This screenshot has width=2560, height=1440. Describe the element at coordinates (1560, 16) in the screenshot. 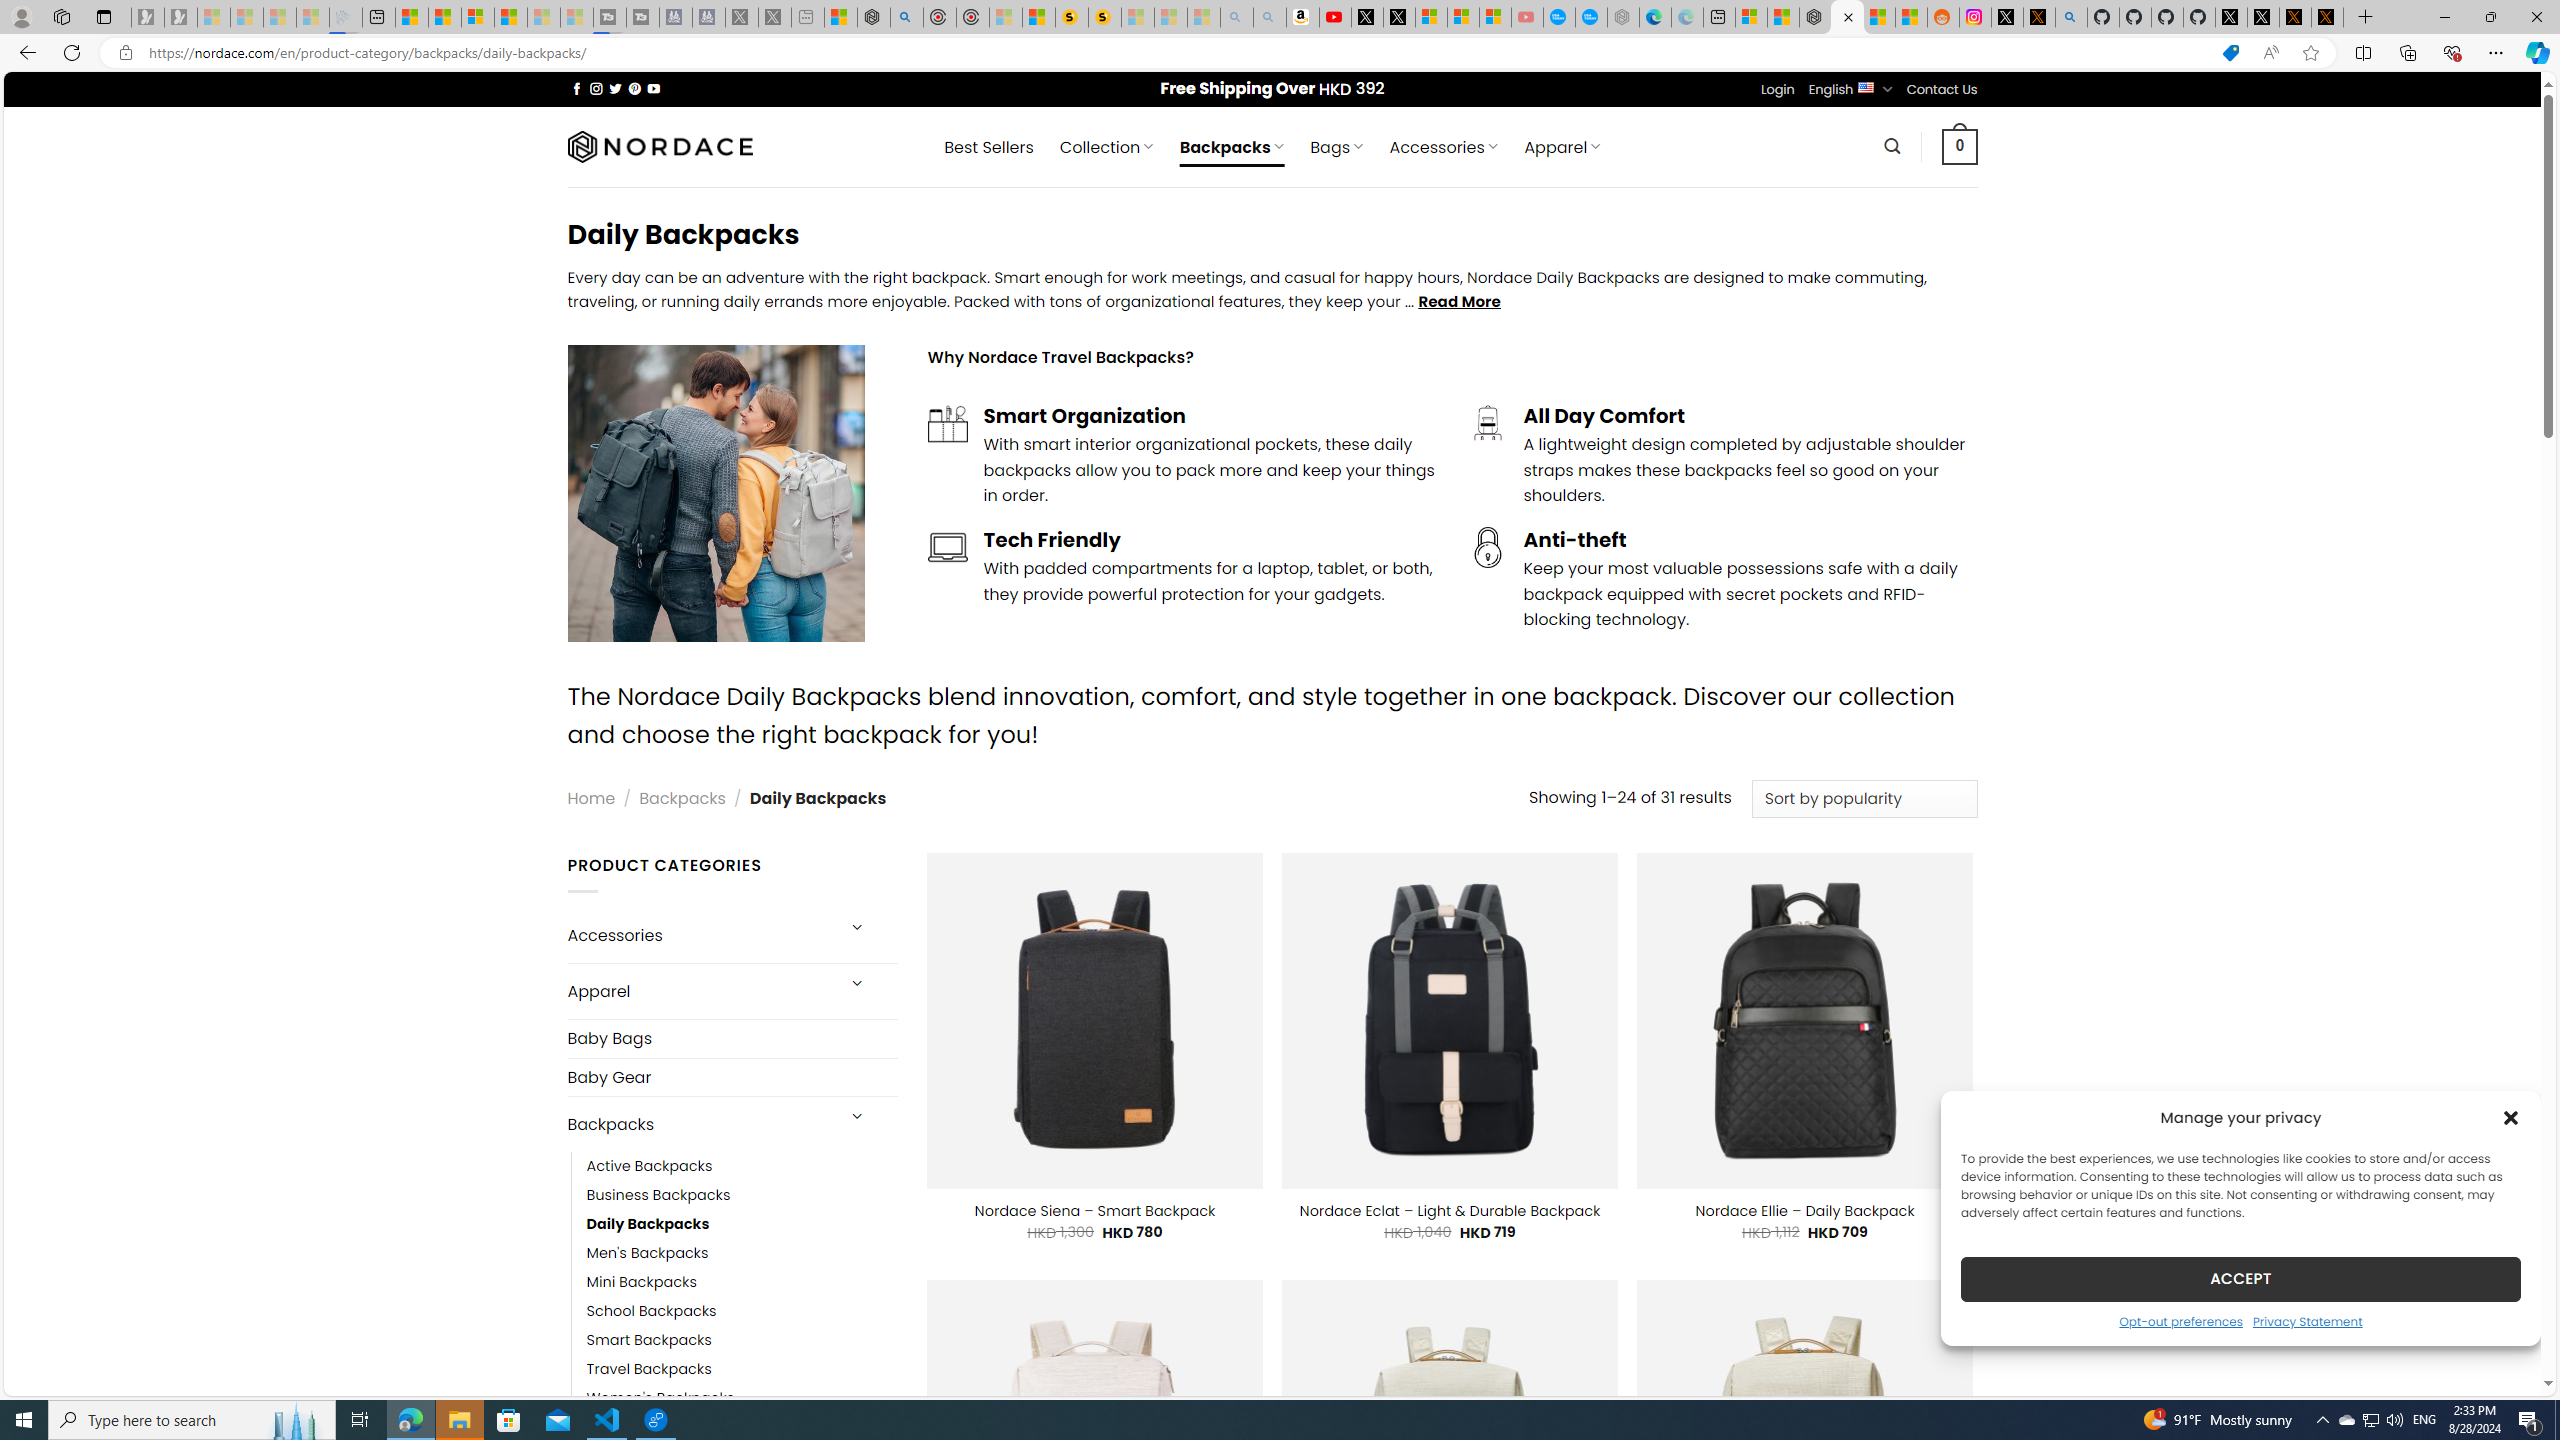

I see `'Opinion: Op-Ed and Commentary - USA TODAY'` at that location.